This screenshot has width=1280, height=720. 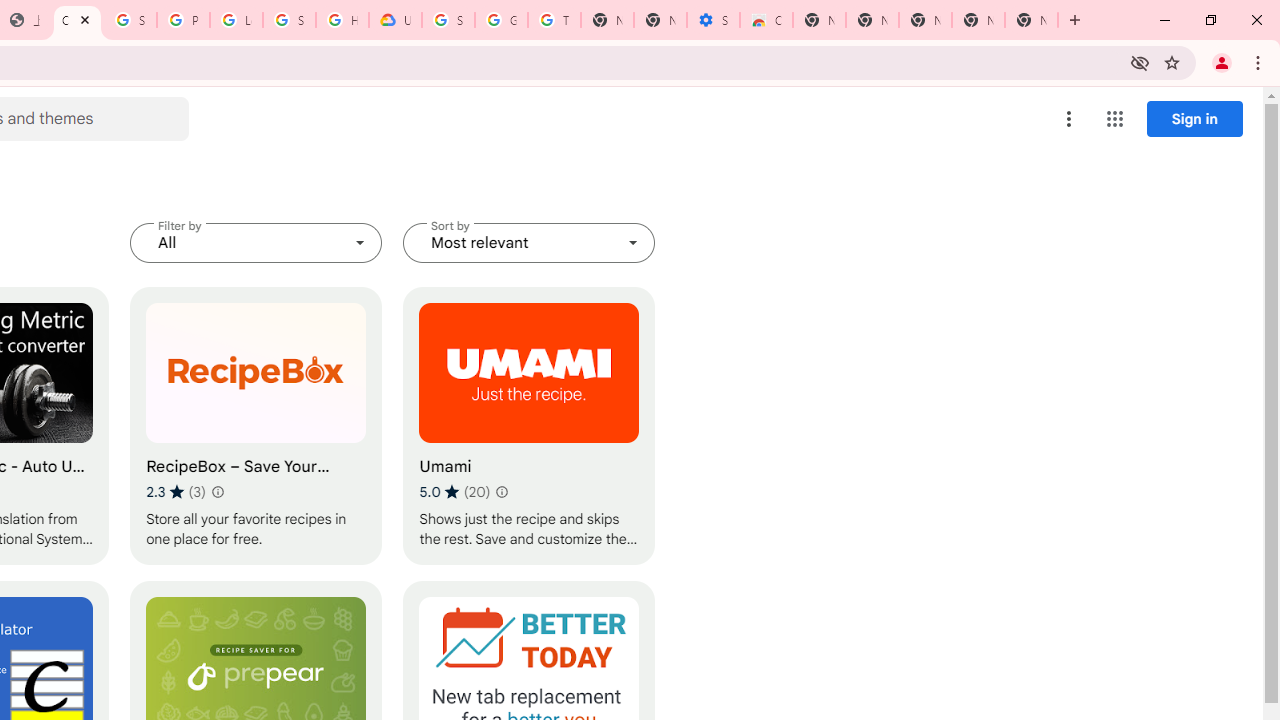 What do you see at coordinates (1031, 20) in the screenshot?
I see `'New Tab'` at bounding box center [1031, 20].